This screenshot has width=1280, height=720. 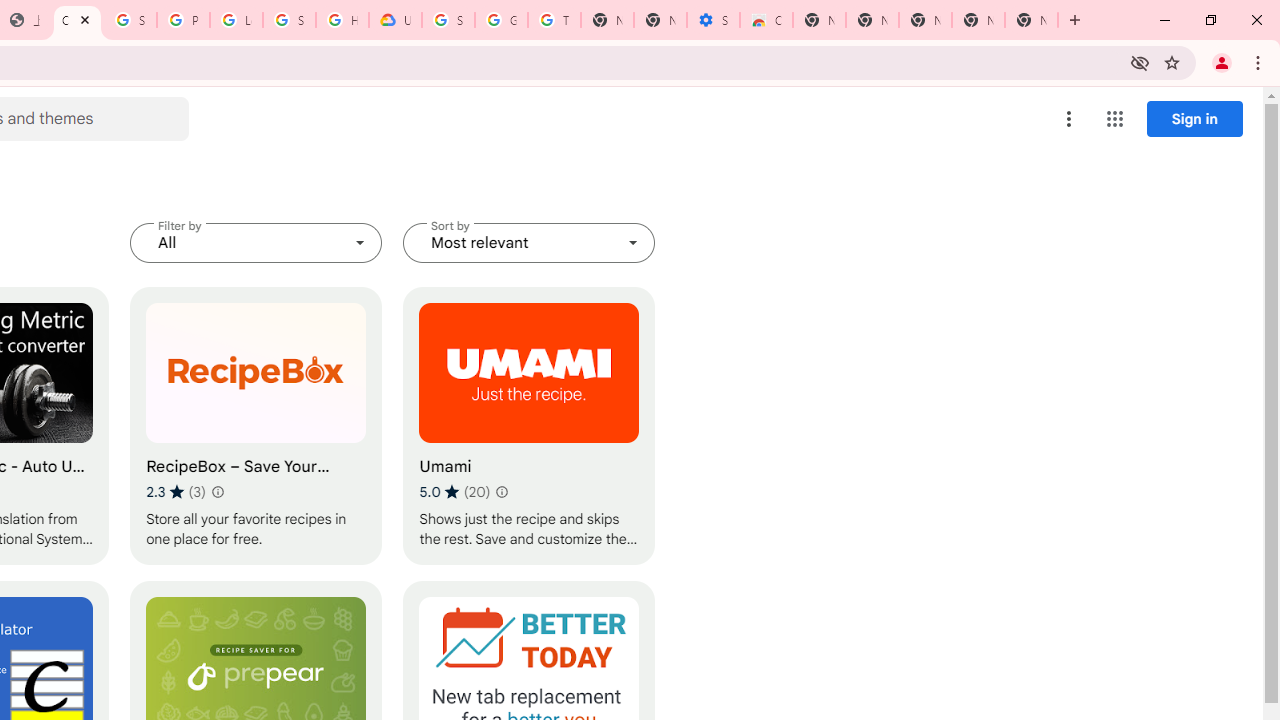 What do you see at coordinates (1031, 20) in the screenshot?
I see `'New Tab'` at bounding box center [1031, 20].